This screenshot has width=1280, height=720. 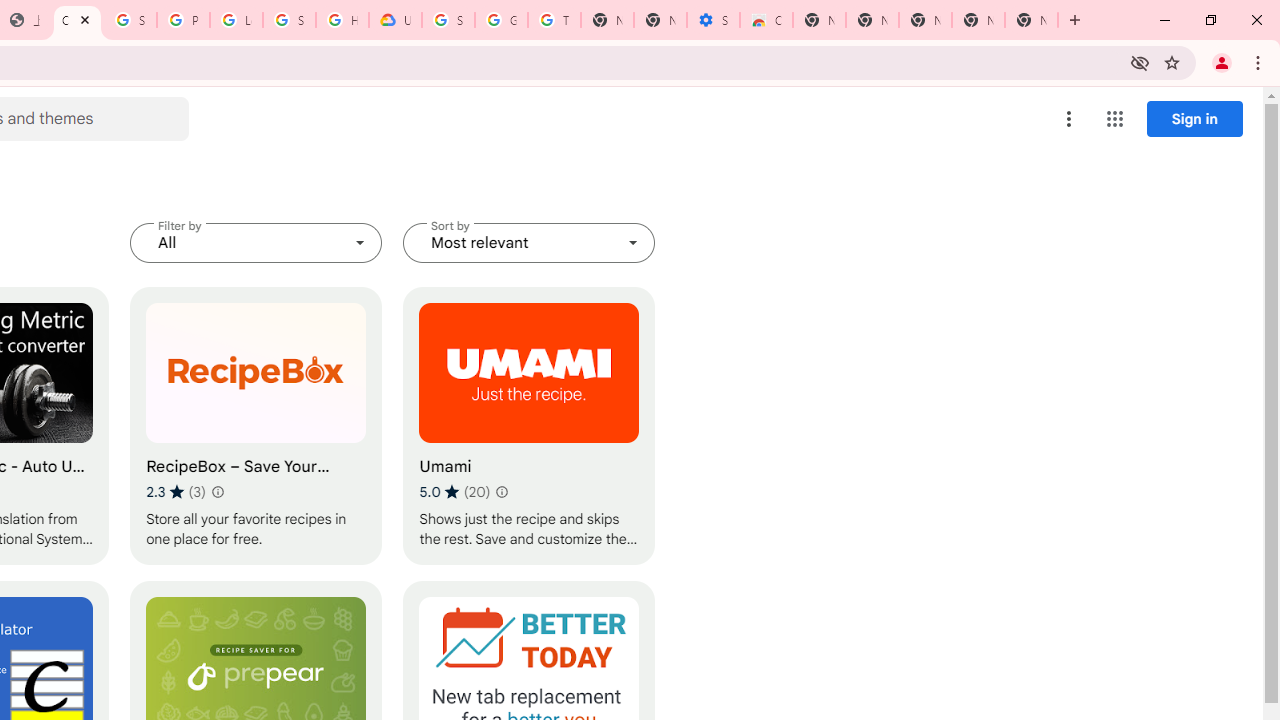 What do you see at coordinates (1031, 20) in the screenshot?
I see `'New Tab'` at bounding box center [1031, 20].